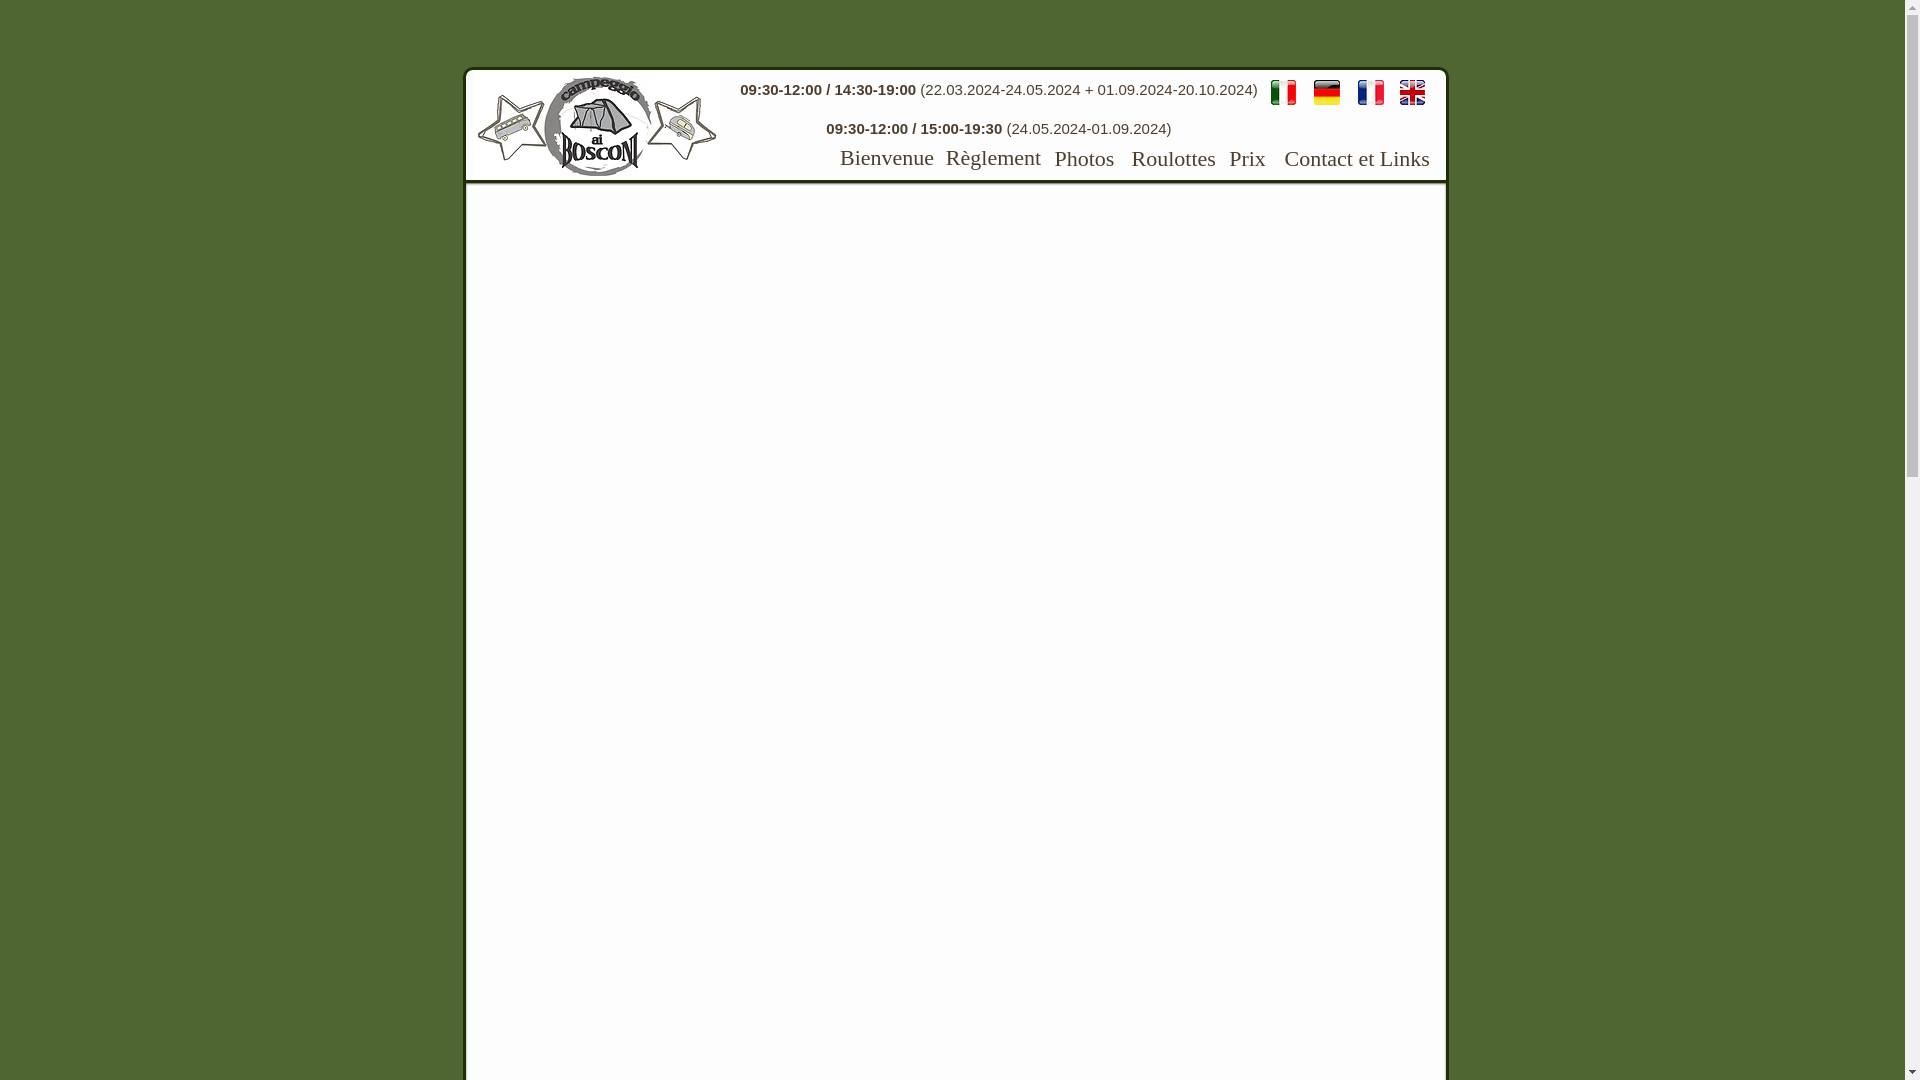 The width and height of the screenshot is (1920, 1080). Describe the element at coordinates (1227, 157) in the screenshot. I see `'Prix'` at that location.